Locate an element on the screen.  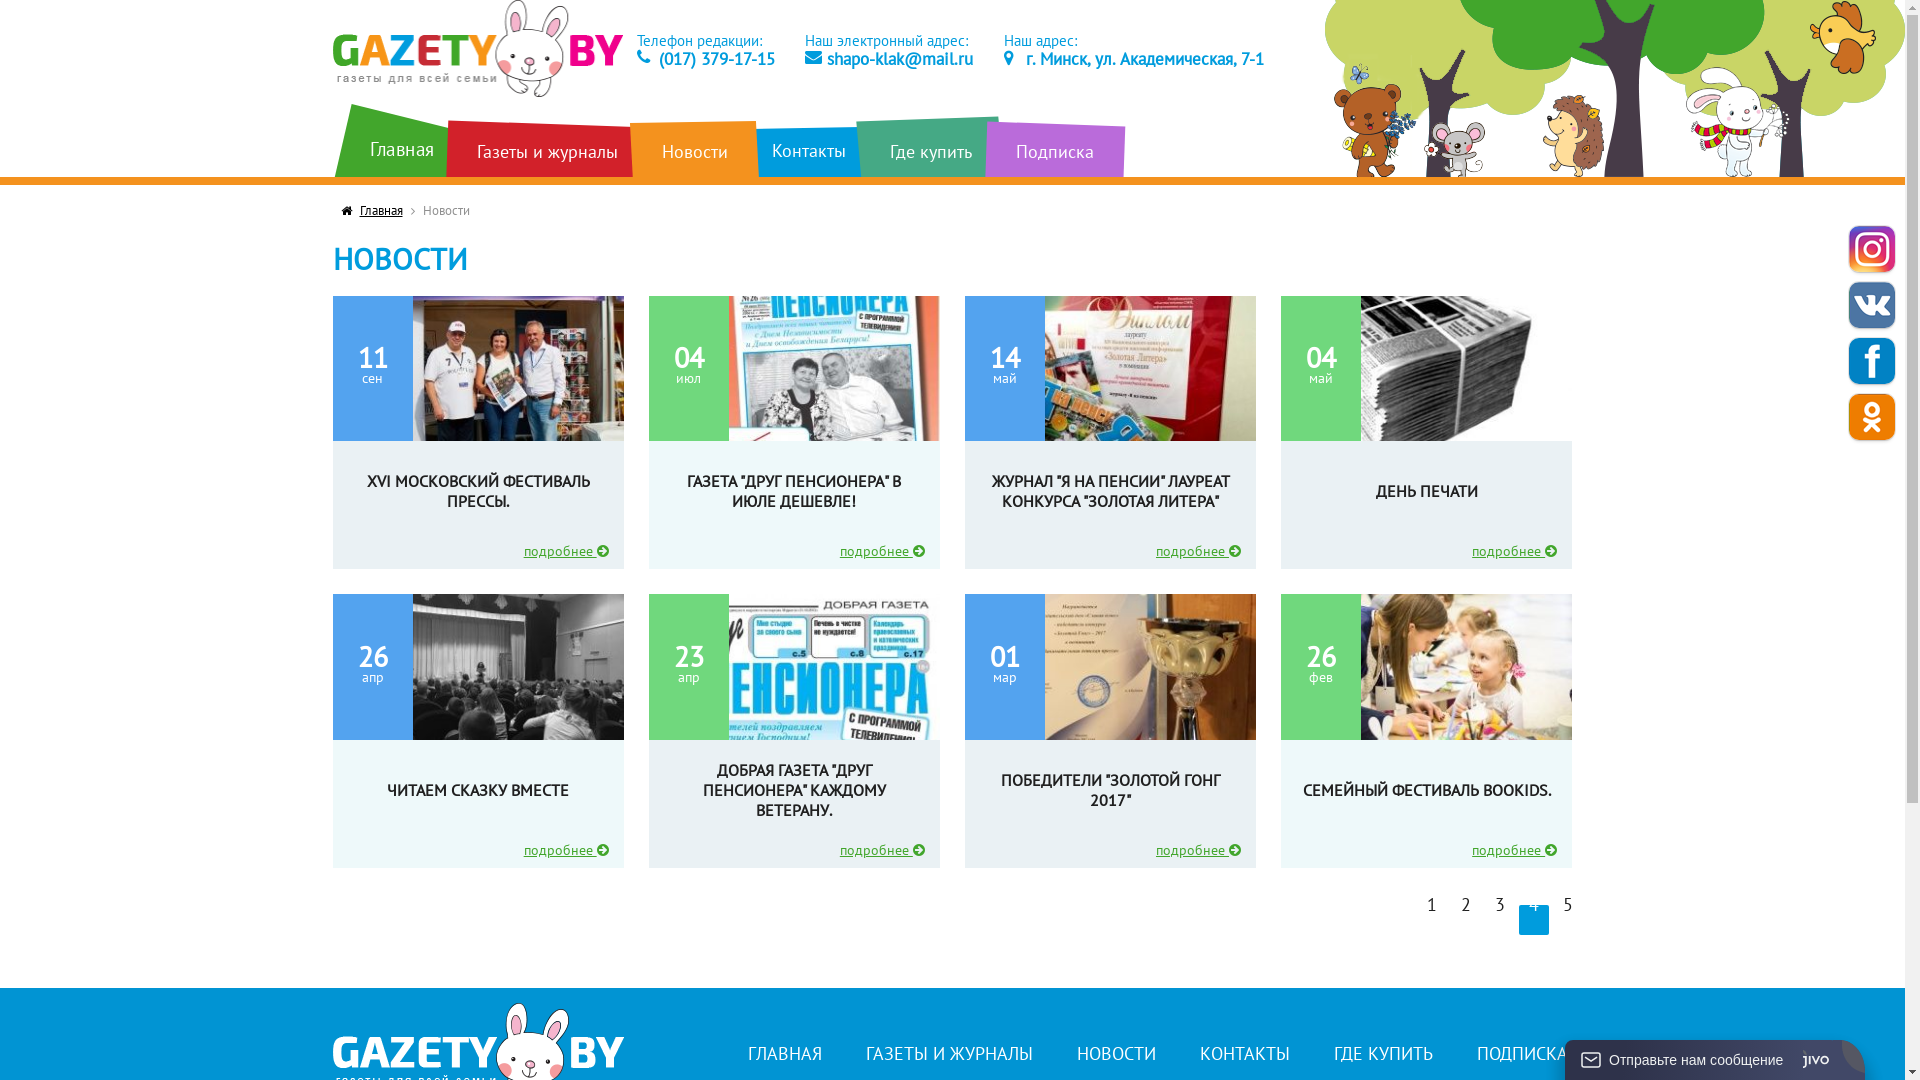
'shapo-klak@mail.ru' is located at coordinates (887, 57).